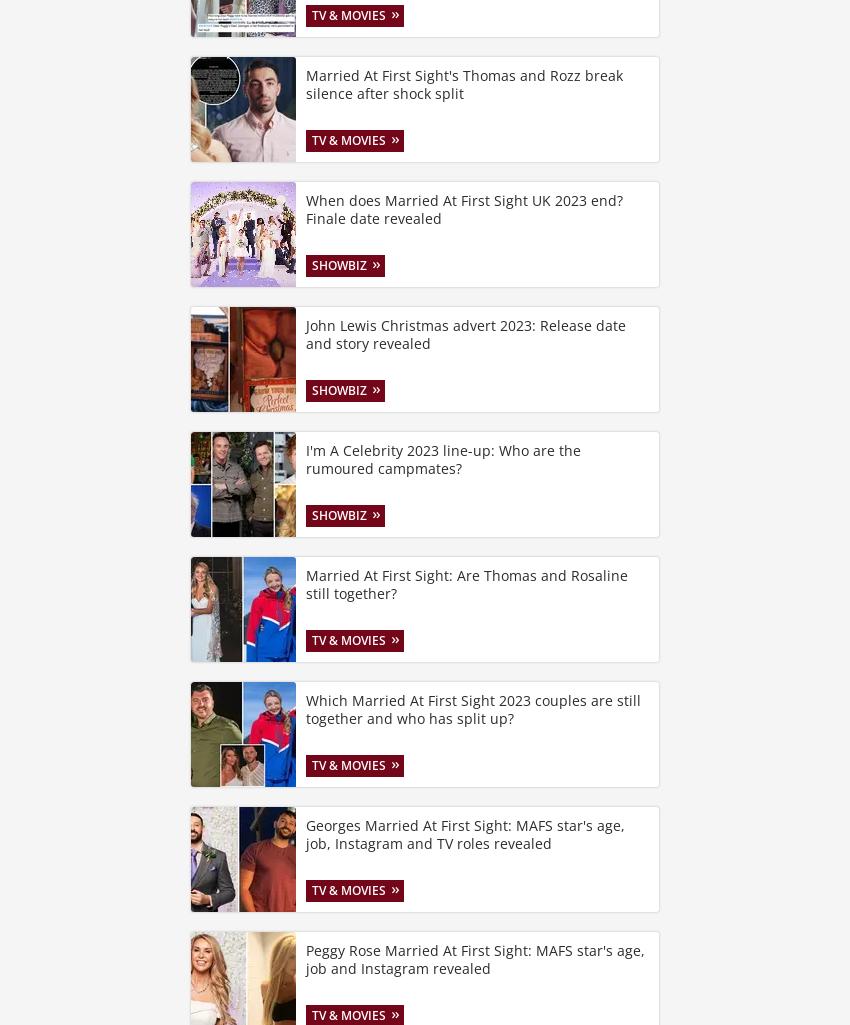  I want to click on 'Peggy Rose Married At First Sight: MAFS star's age, job and Instagram revealed', so click(475, 959).